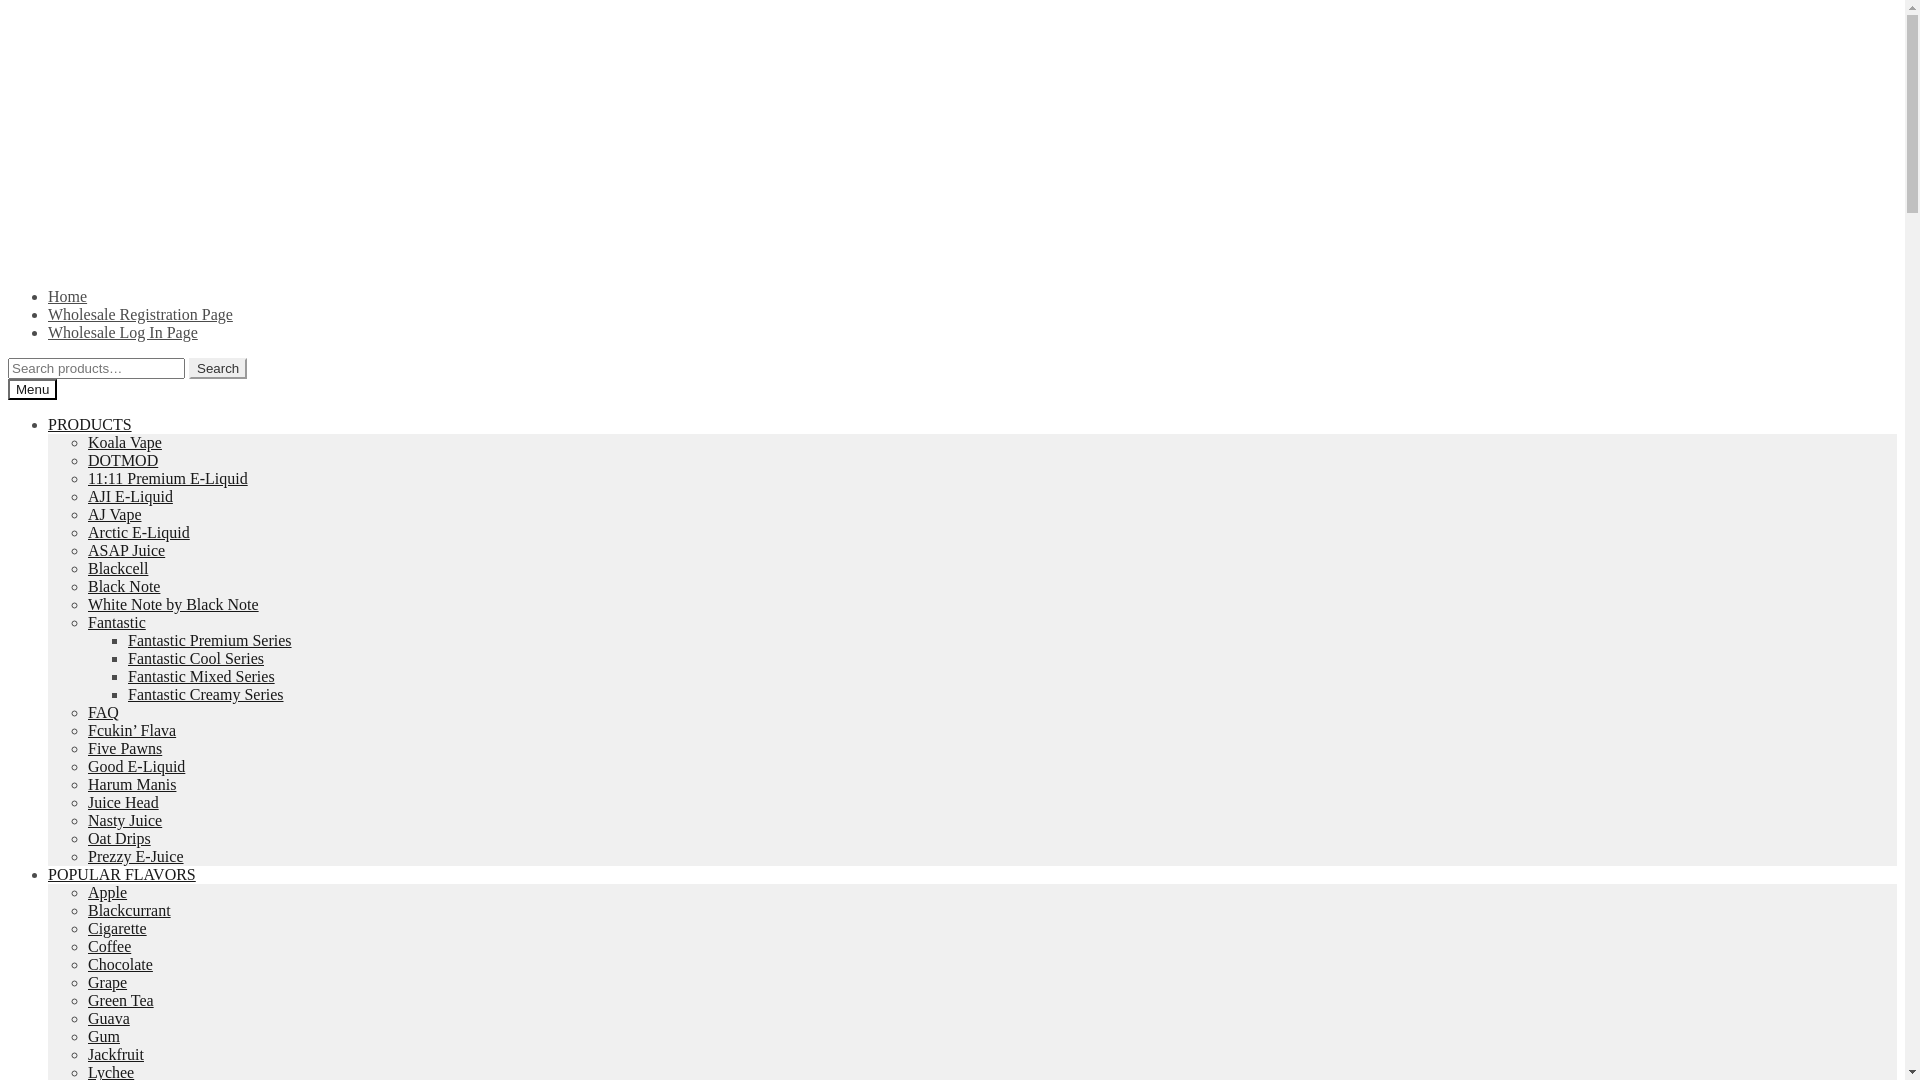 The image size is (1920, 1080). Describe the element at coordinates (173, 603) in the screenshot. I see `'White Note by Black Note'` at that location.